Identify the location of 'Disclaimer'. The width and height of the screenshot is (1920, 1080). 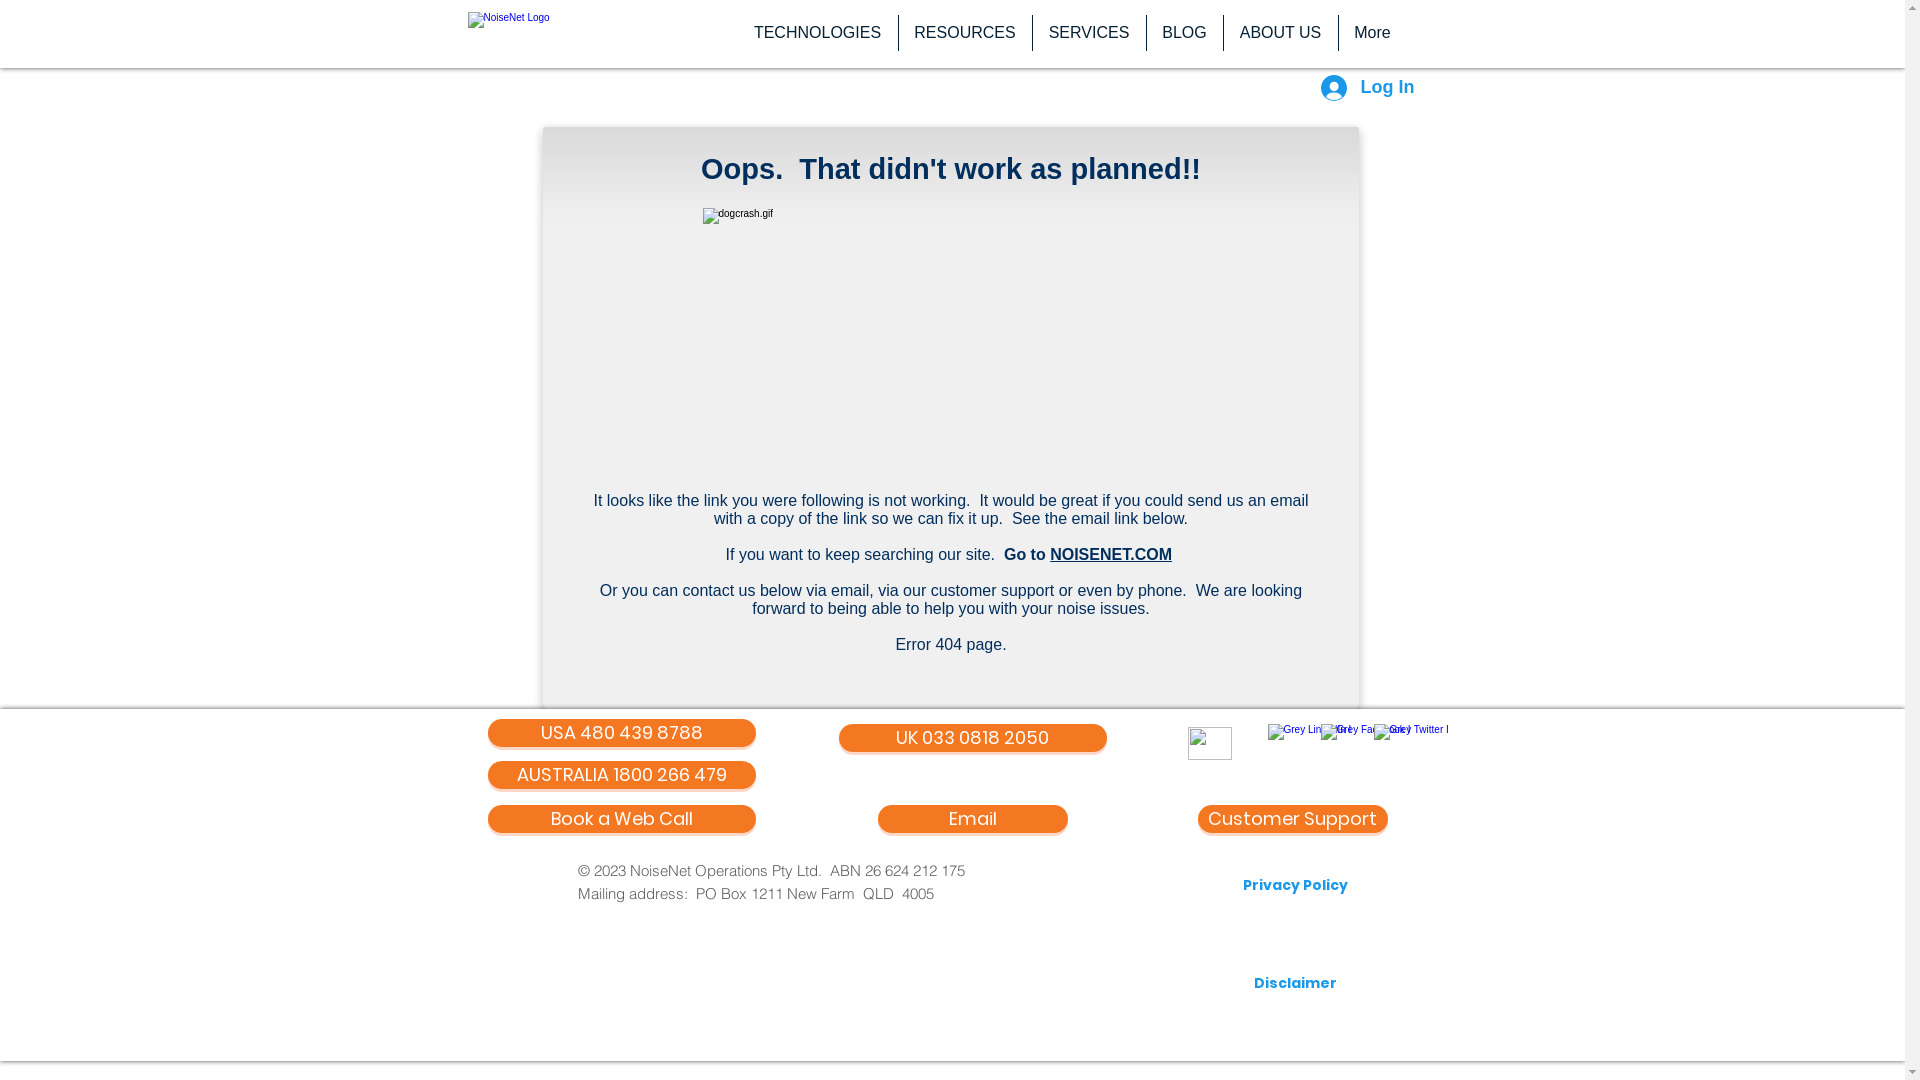
(1295, 982).